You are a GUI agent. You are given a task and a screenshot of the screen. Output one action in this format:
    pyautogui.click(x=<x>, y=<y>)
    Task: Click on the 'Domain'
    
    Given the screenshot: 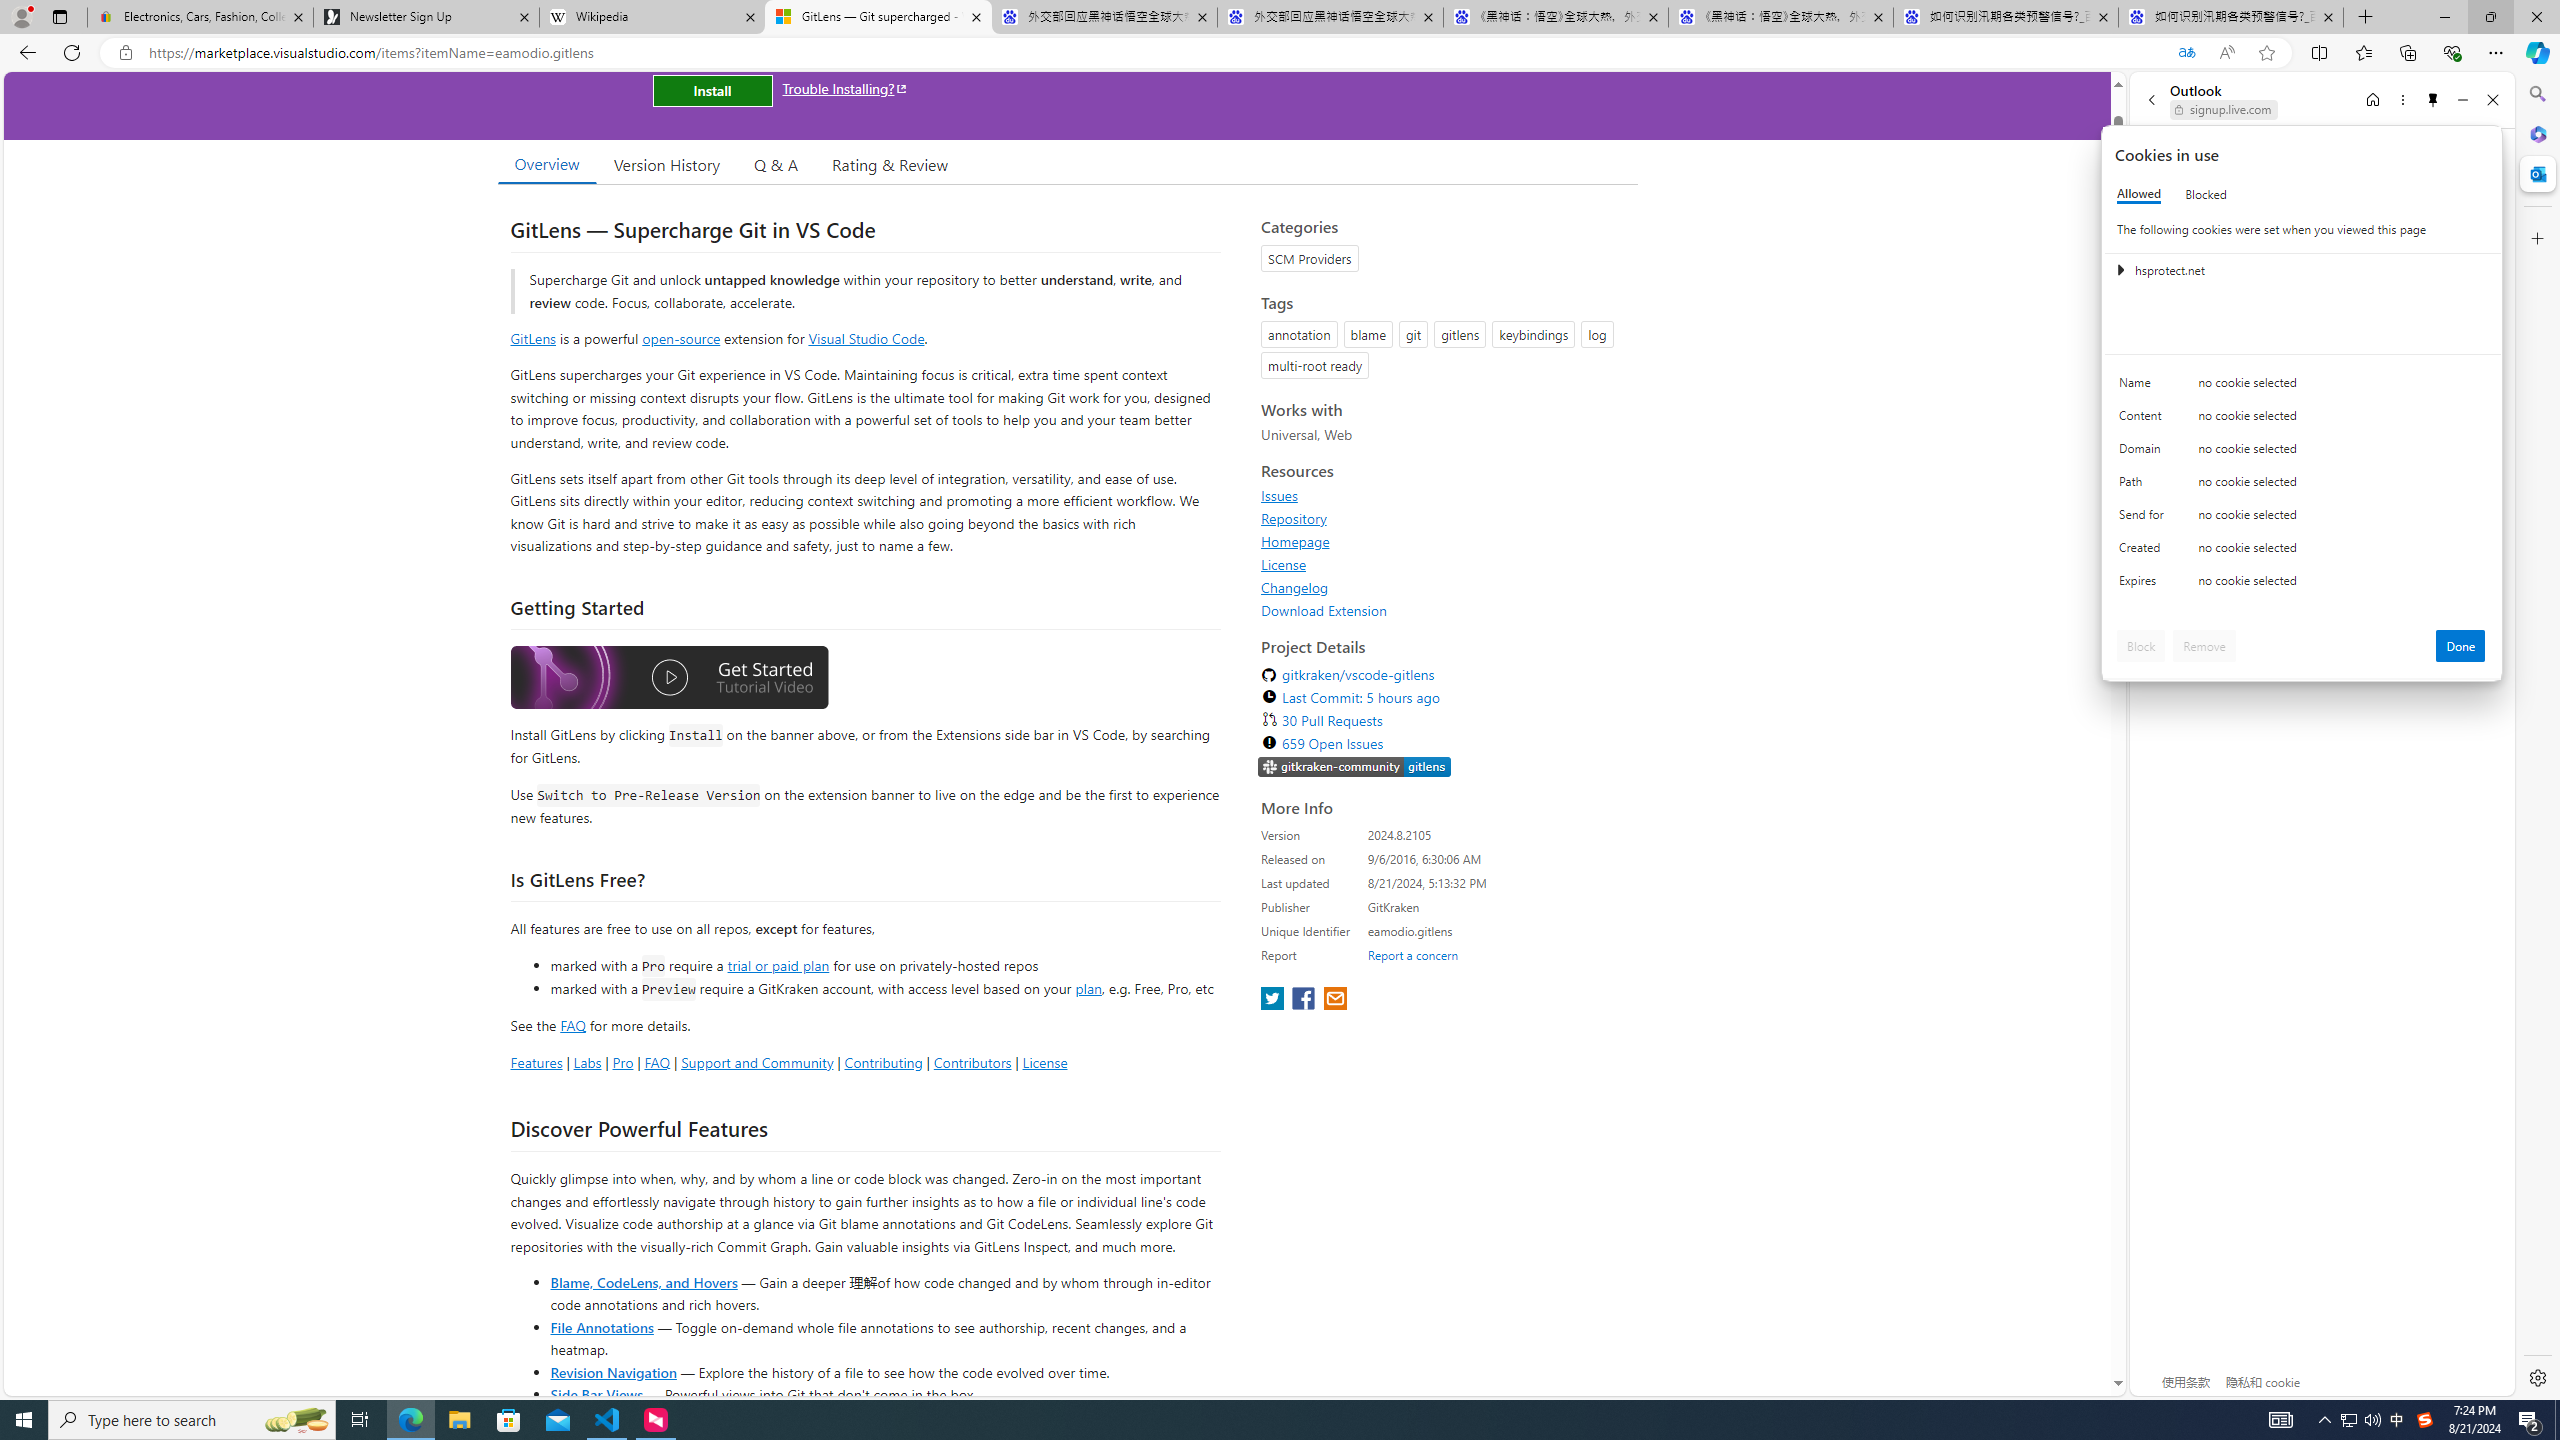 What is the action you would take?
    pyautogui.click(x=2144, y=452)
    